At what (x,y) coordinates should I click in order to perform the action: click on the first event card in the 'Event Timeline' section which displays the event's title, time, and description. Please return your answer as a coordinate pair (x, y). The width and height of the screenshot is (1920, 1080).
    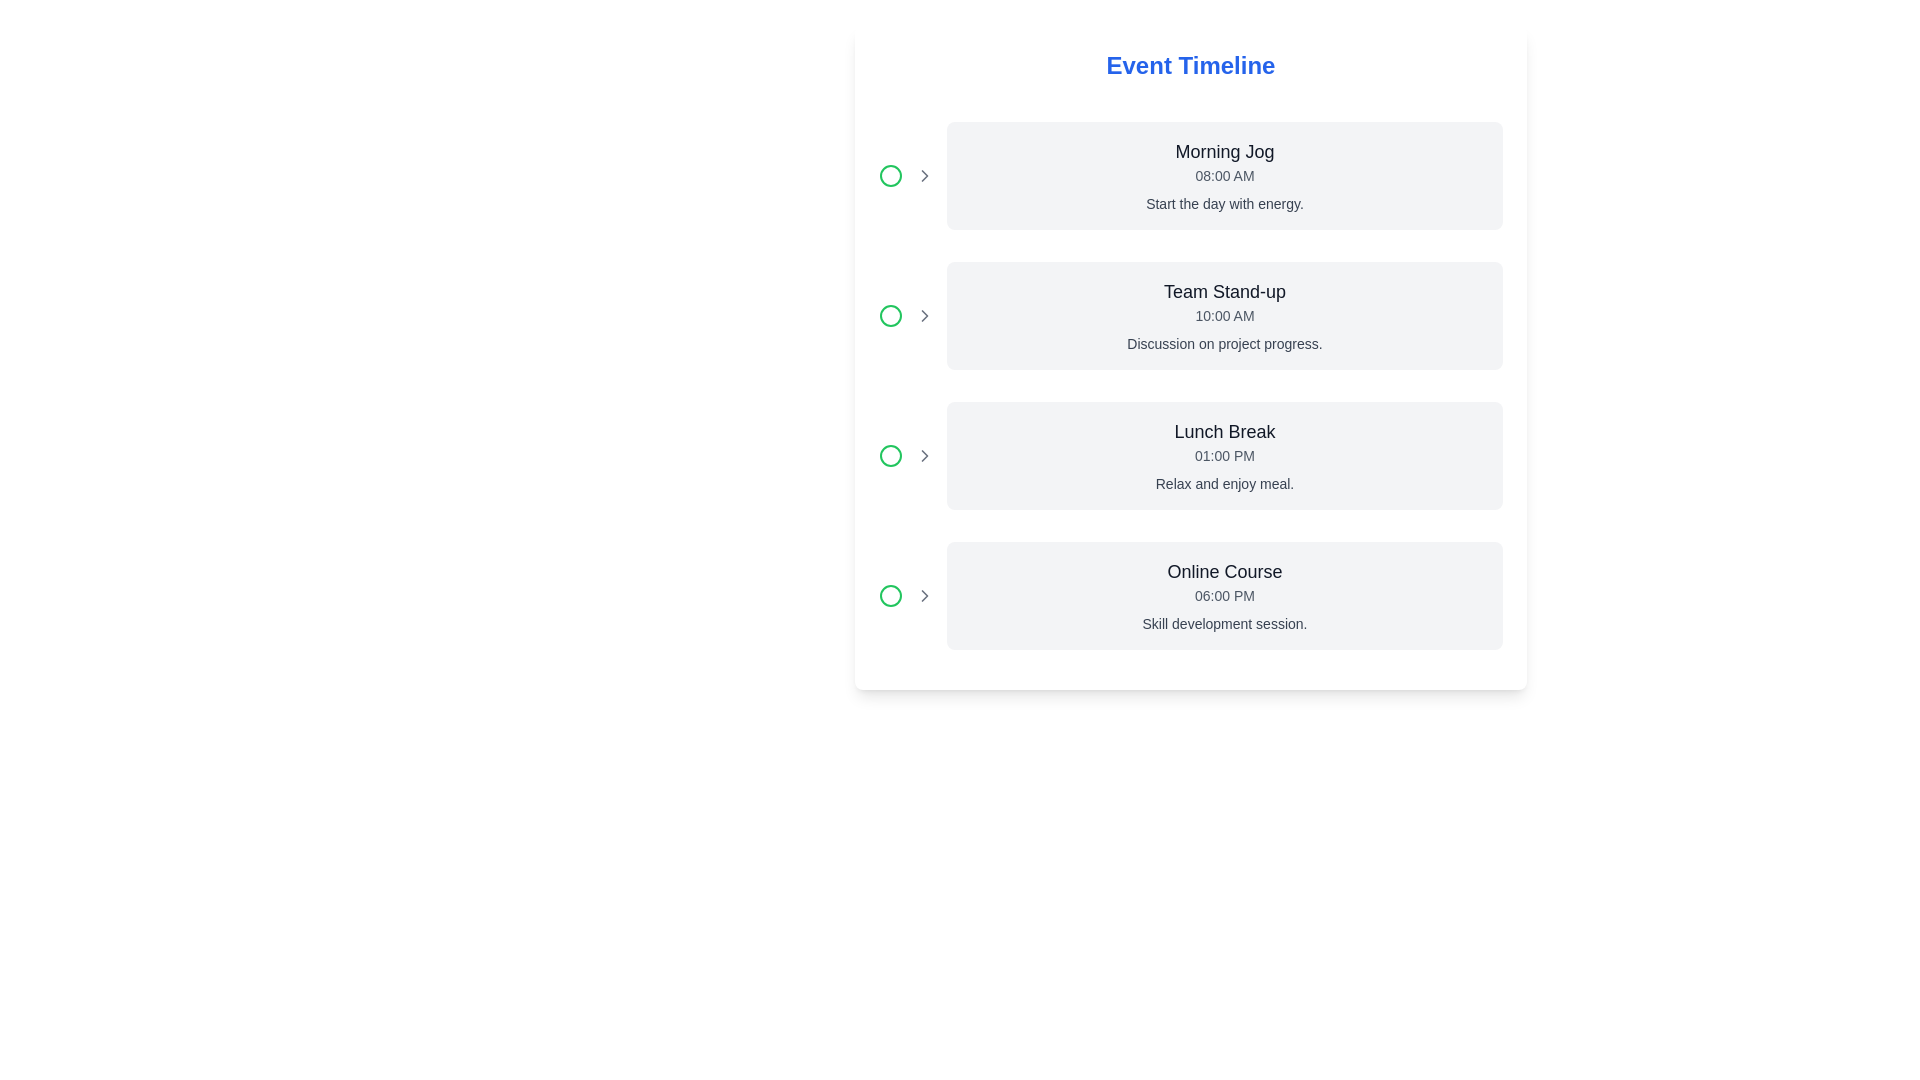
    Looking at the image, I should click on (1223, 175).